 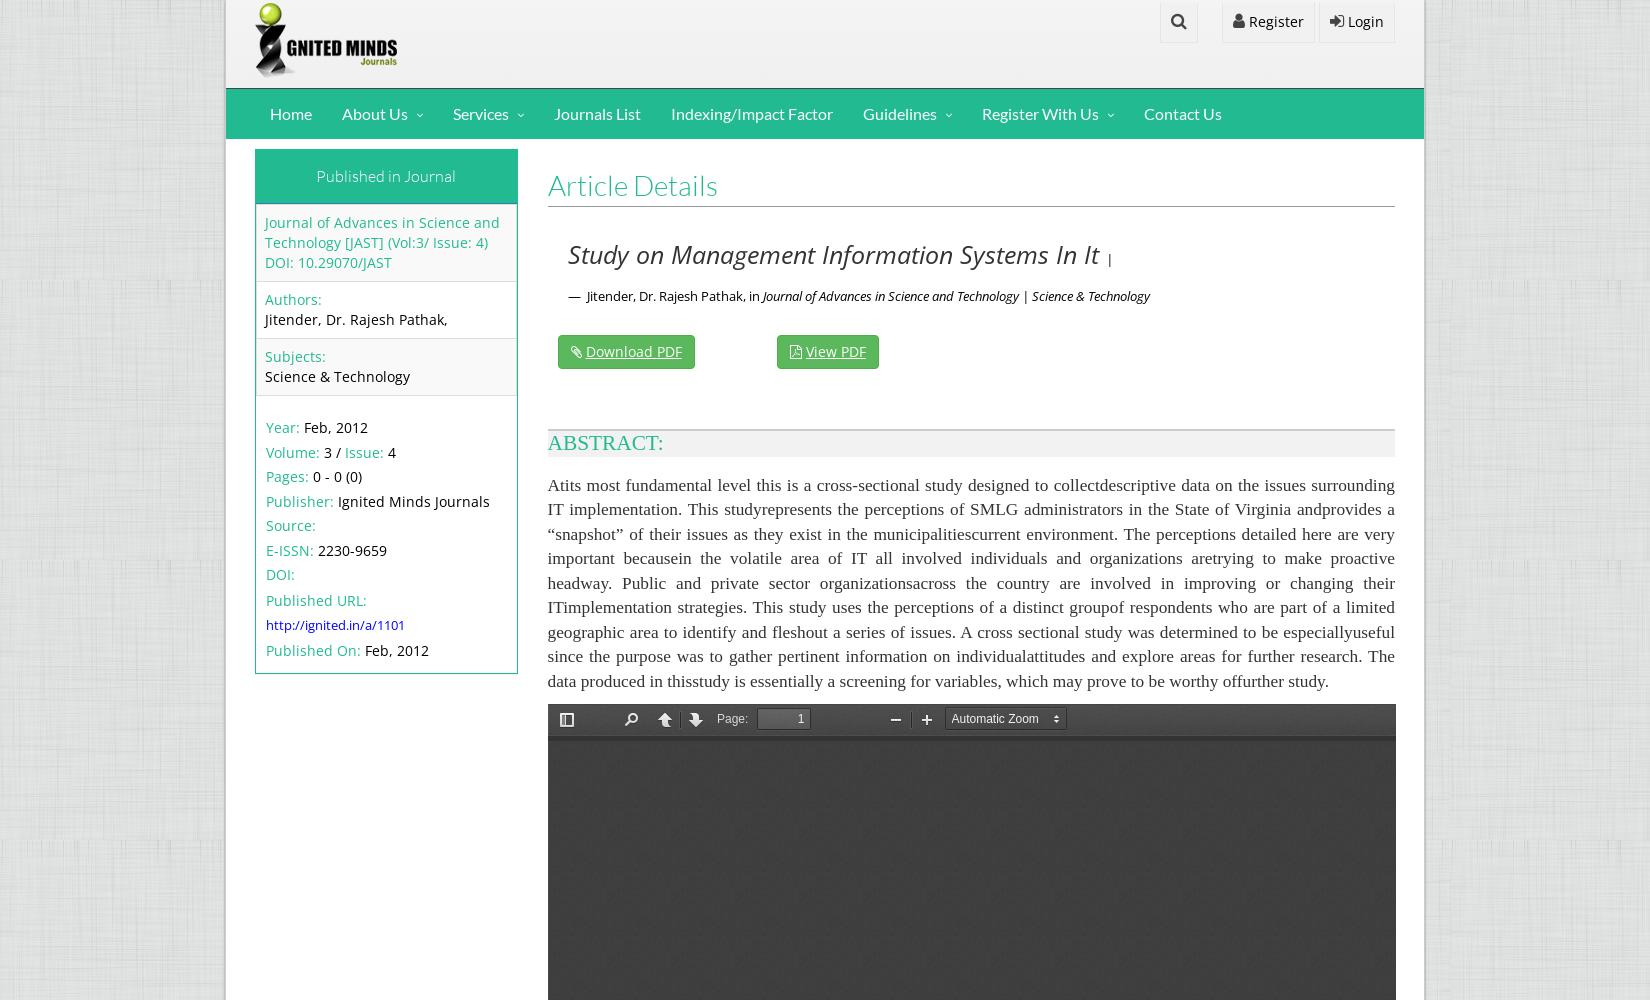 I want to click on 'Ignited Minds Journals', so click(x=412, y=500).